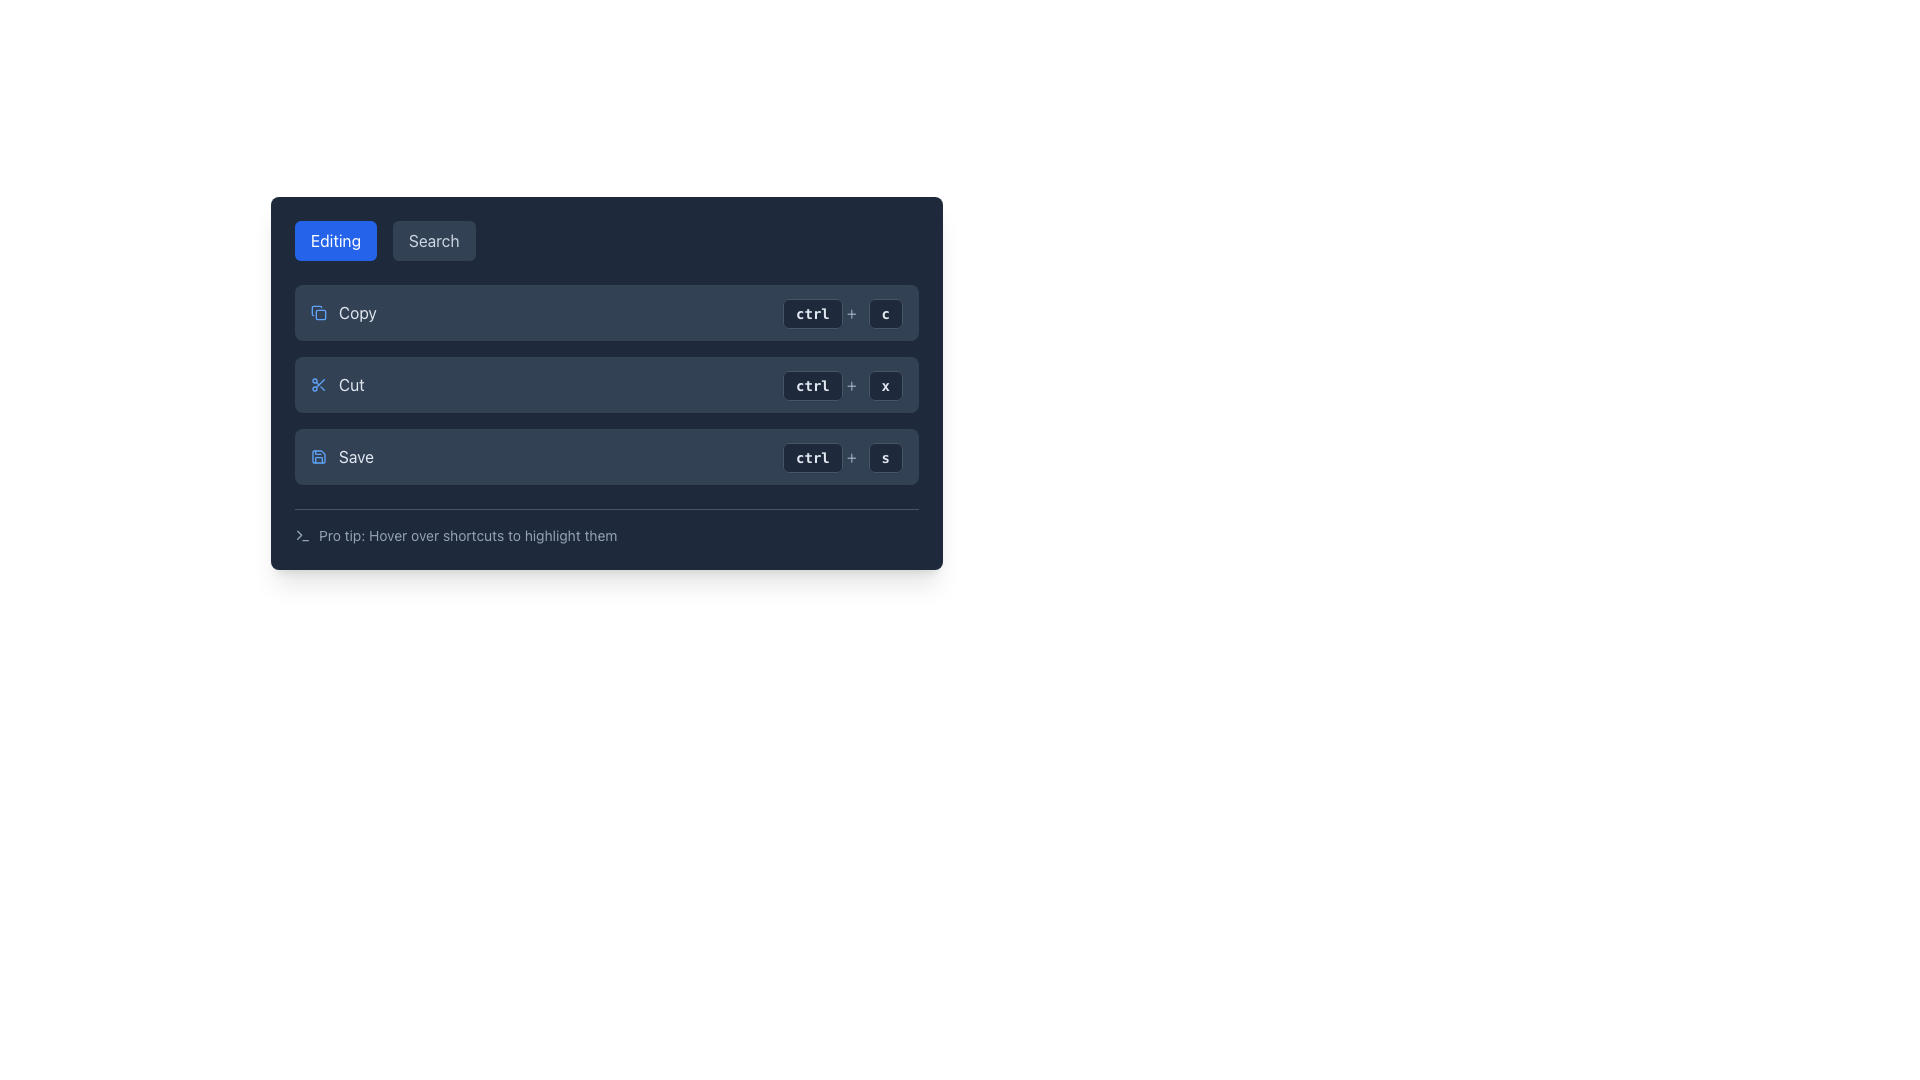  Describe the element at coordinates (336, 239) in the screenshot. I see `the blue button with white text labeled 'Editing', located in the top-left corner of a dark-themed panel` at that location.